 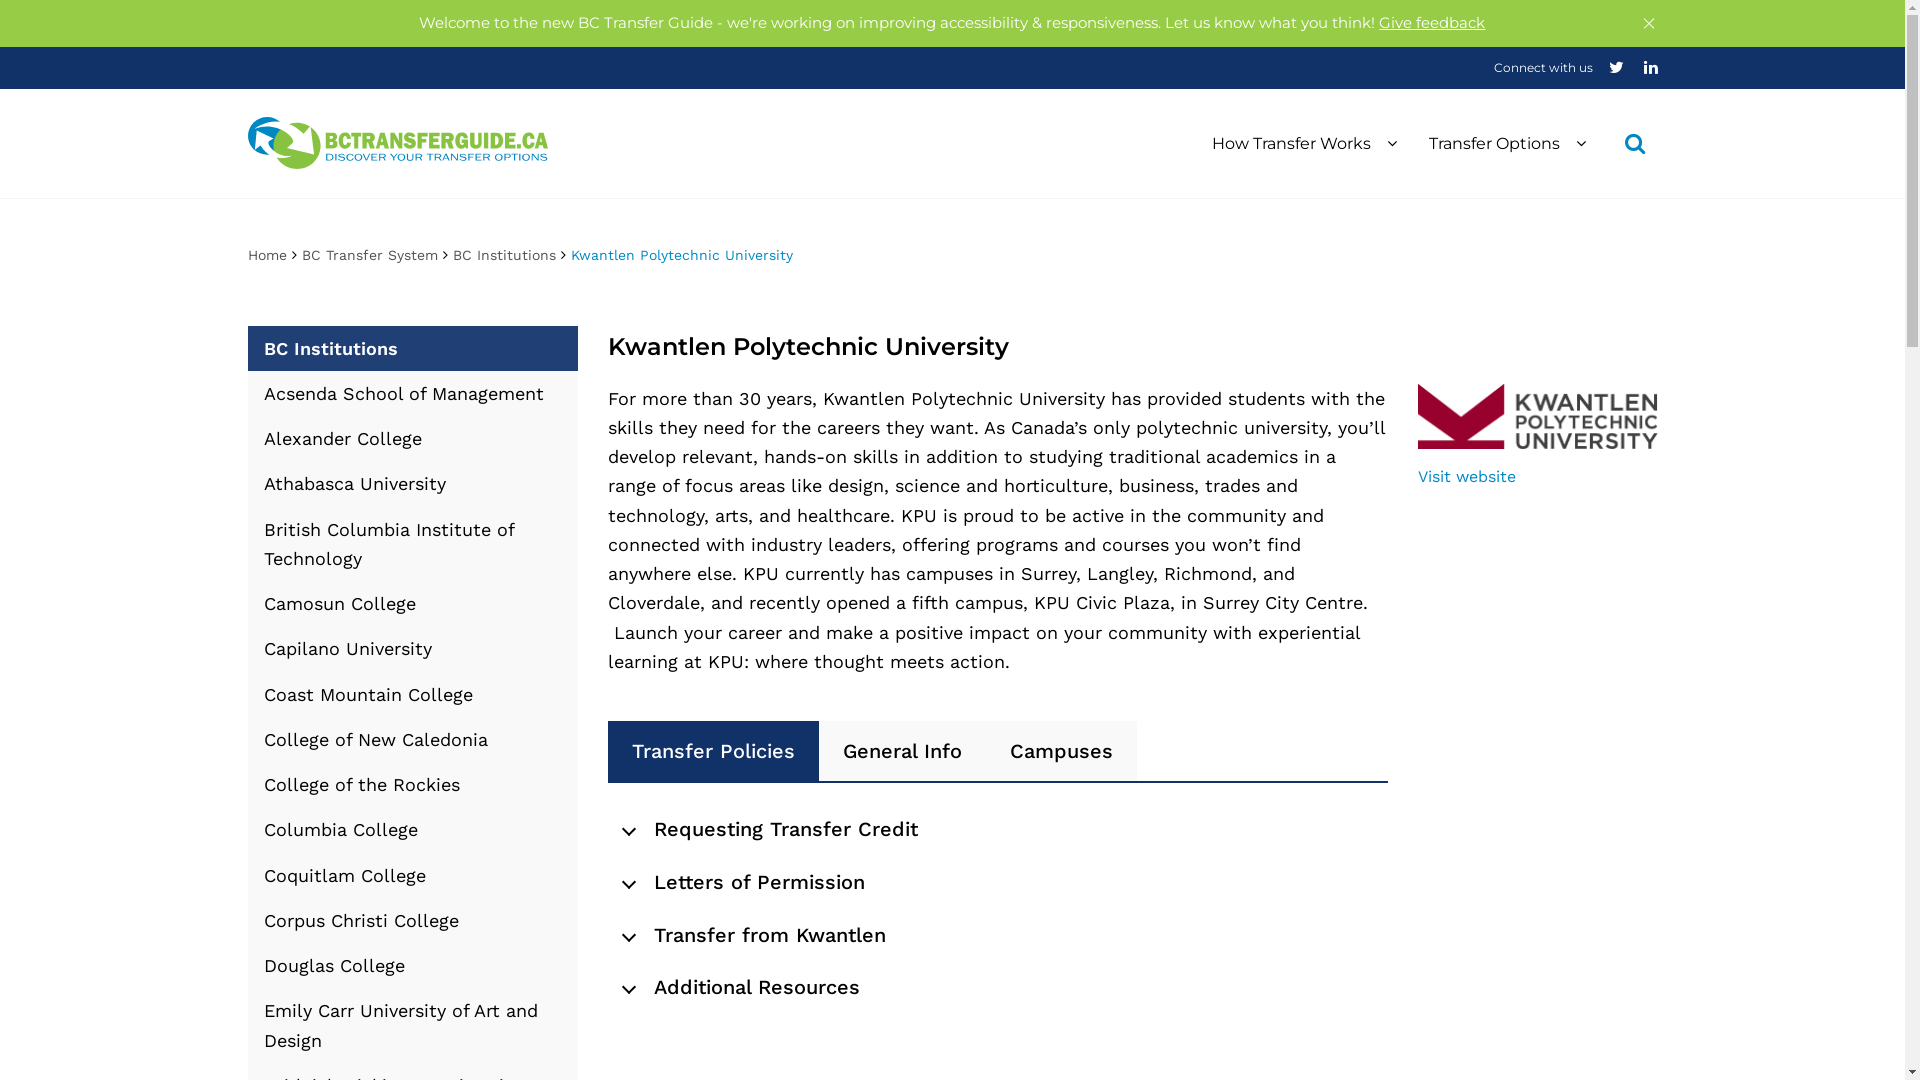 I want to click on 'Home', so click(x=266, y=253).